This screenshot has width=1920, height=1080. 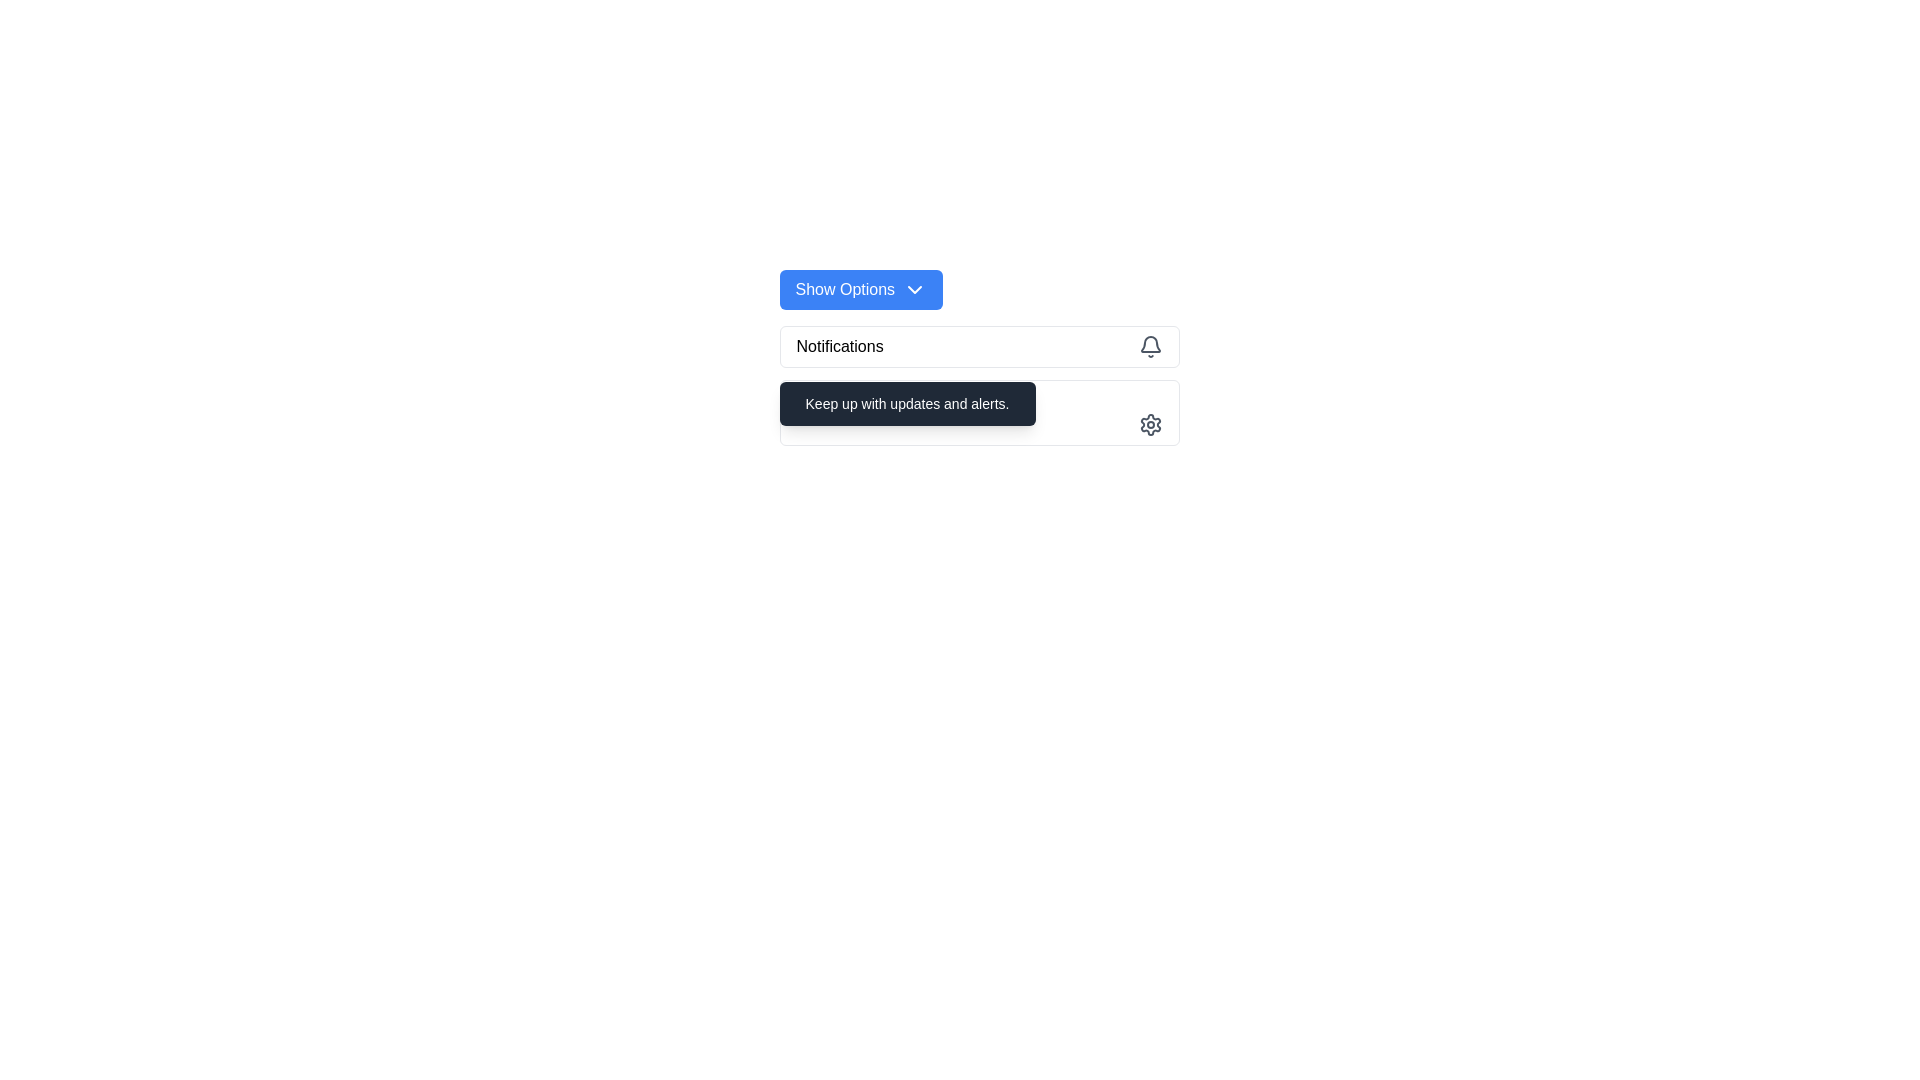 What do you see at coordinates (914, 289) in the screenshot?
I see `the downward-pointing chevron icon located to the right of the 'Show Options' text, which indicates a dropdown or collapsible menu` at bounding box center [914, 289].